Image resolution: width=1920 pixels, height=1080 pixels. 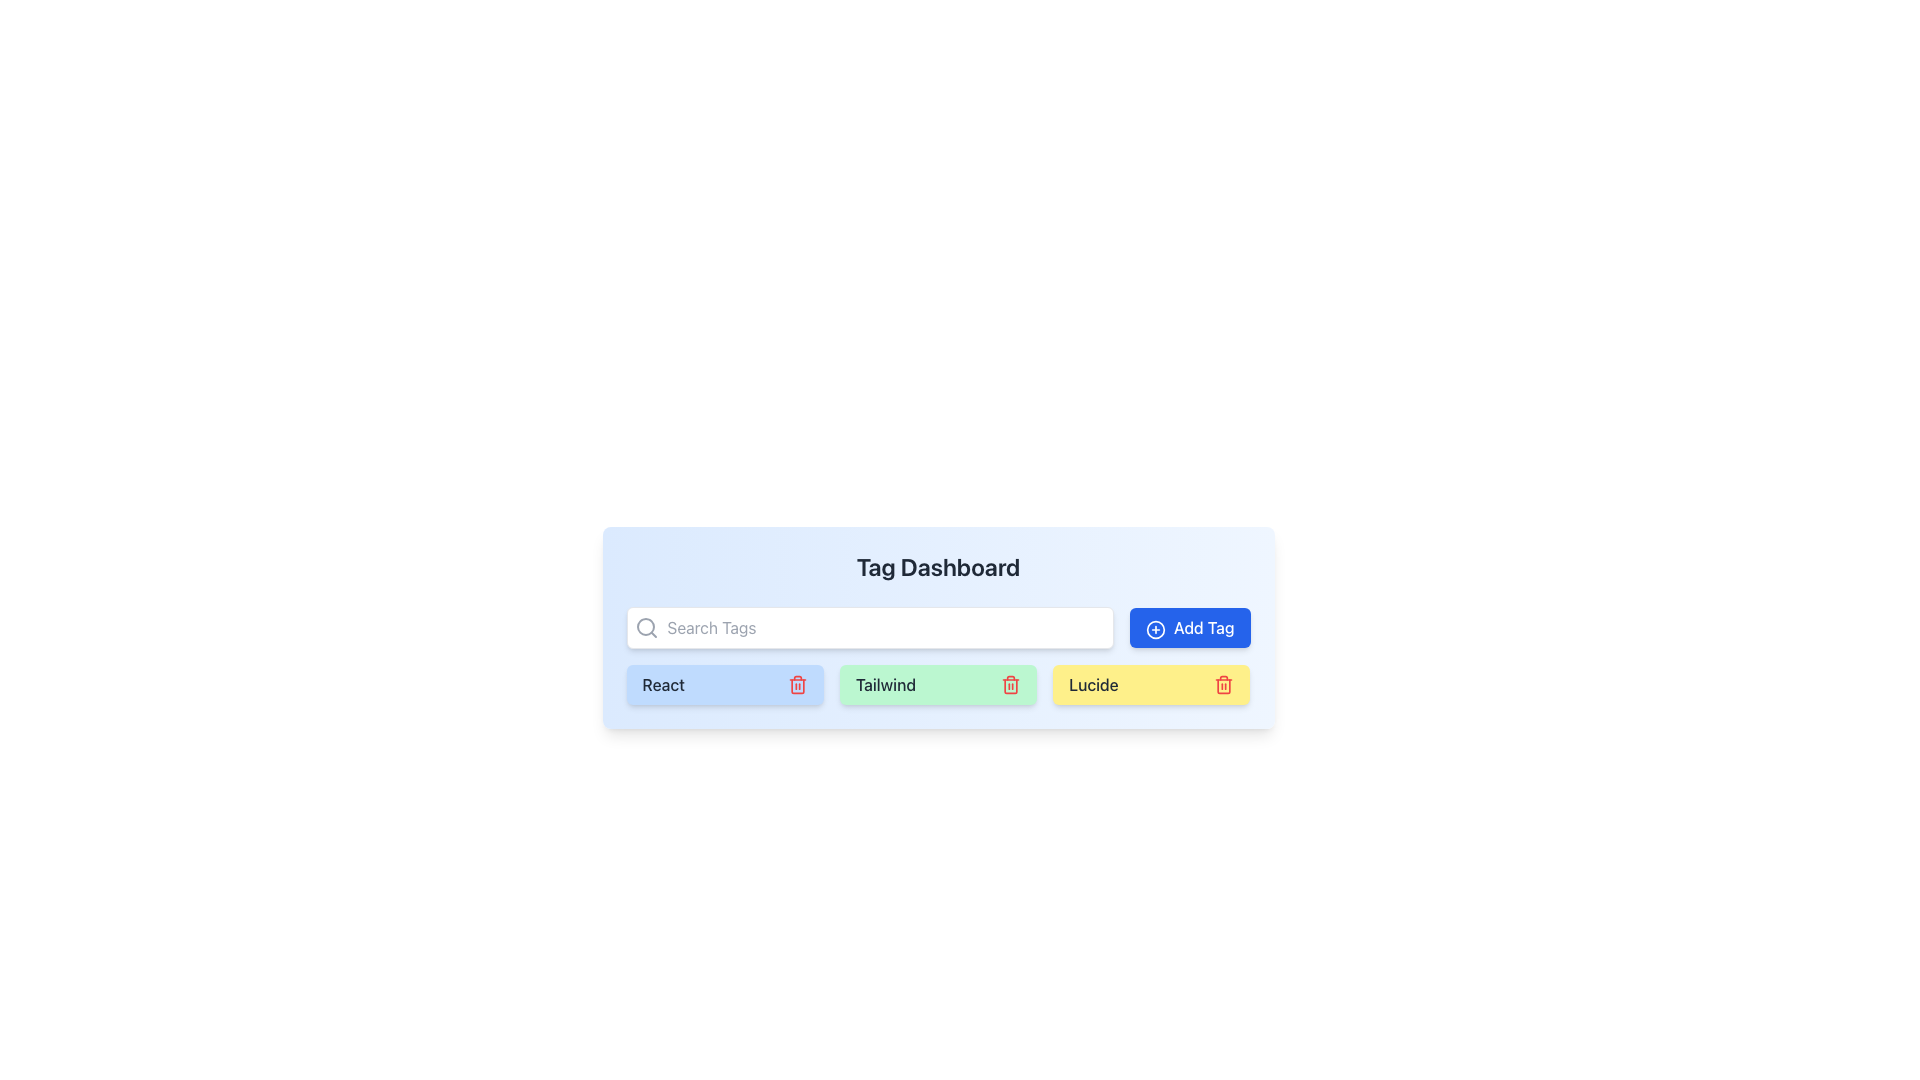 I want to click on the trash or delete icon inside the yellow 'Lucide' tag in the bottom row, so click(x=1223, y=685).